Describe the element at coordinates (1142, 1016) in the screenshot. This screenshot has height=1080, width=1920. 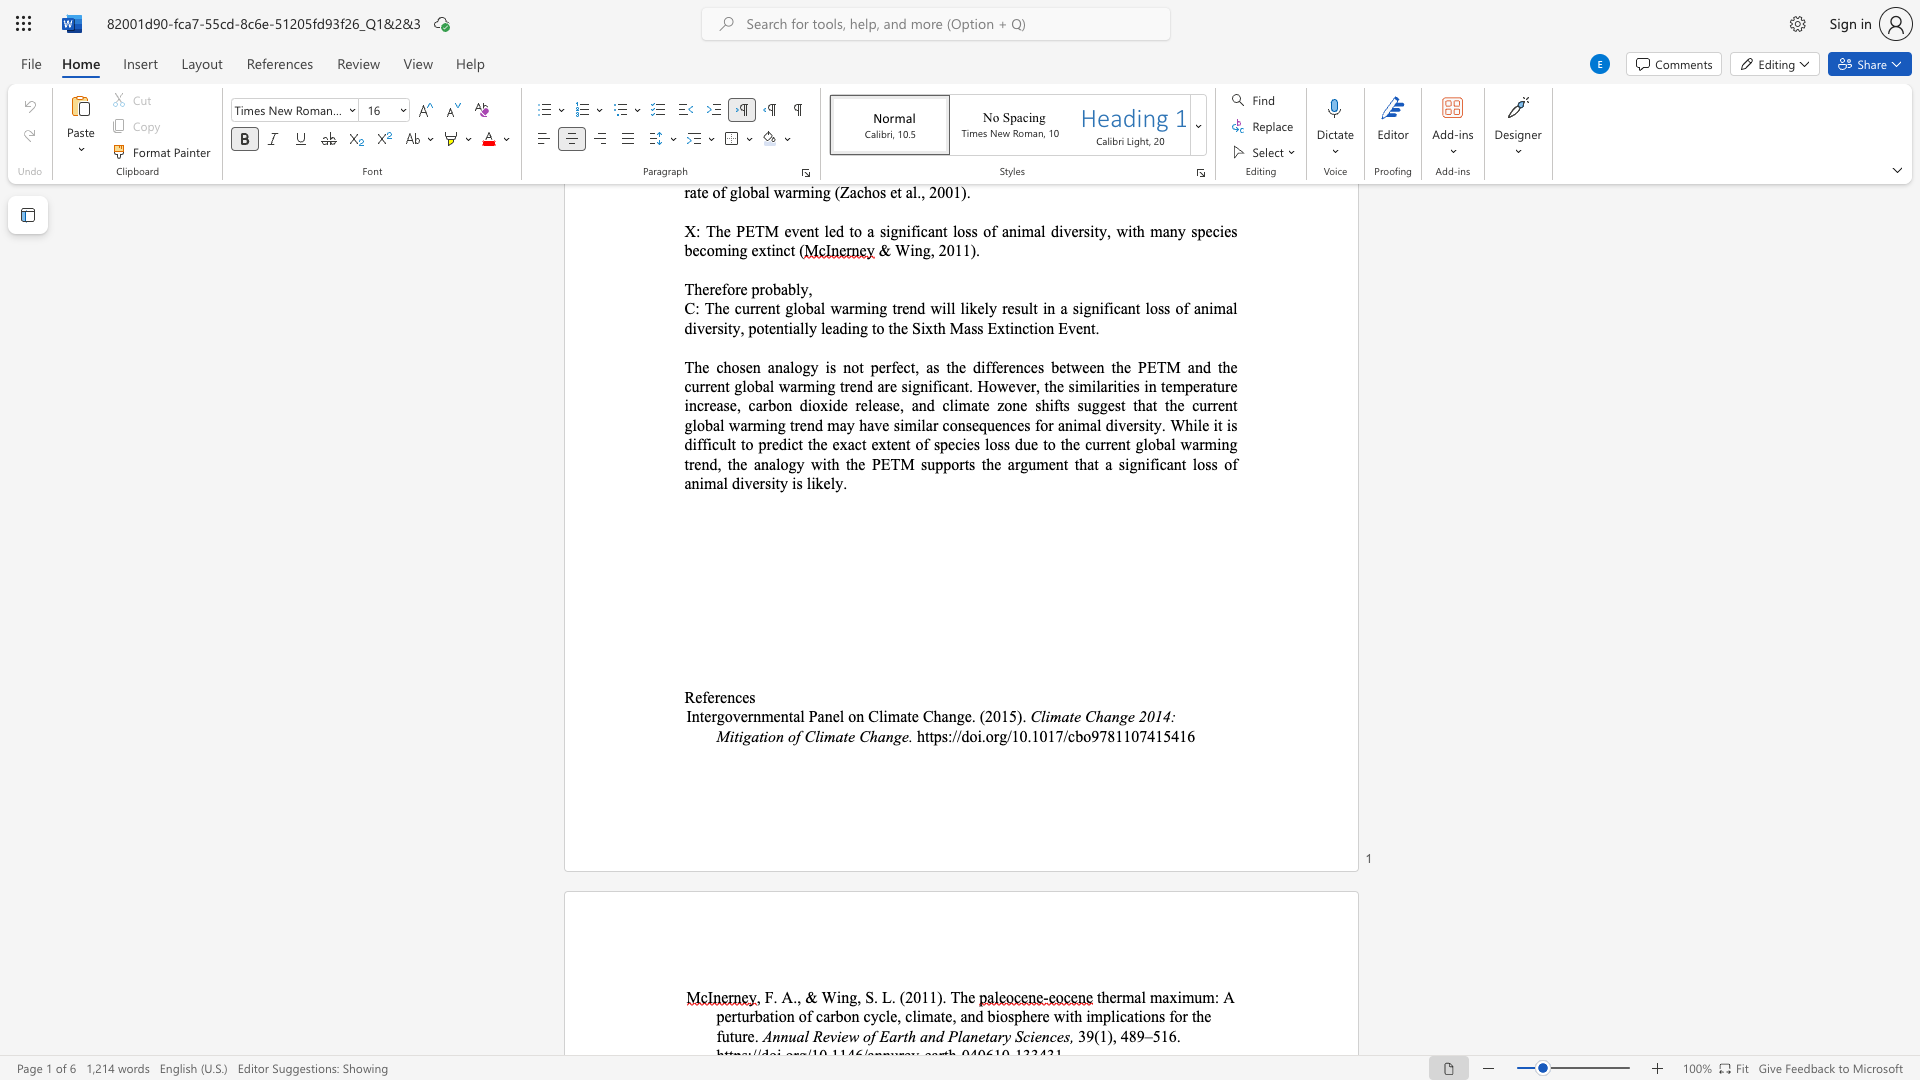
I see `the subset text "ons for the future" within the text "imate, and biosphere with implications for the future."` at that location.